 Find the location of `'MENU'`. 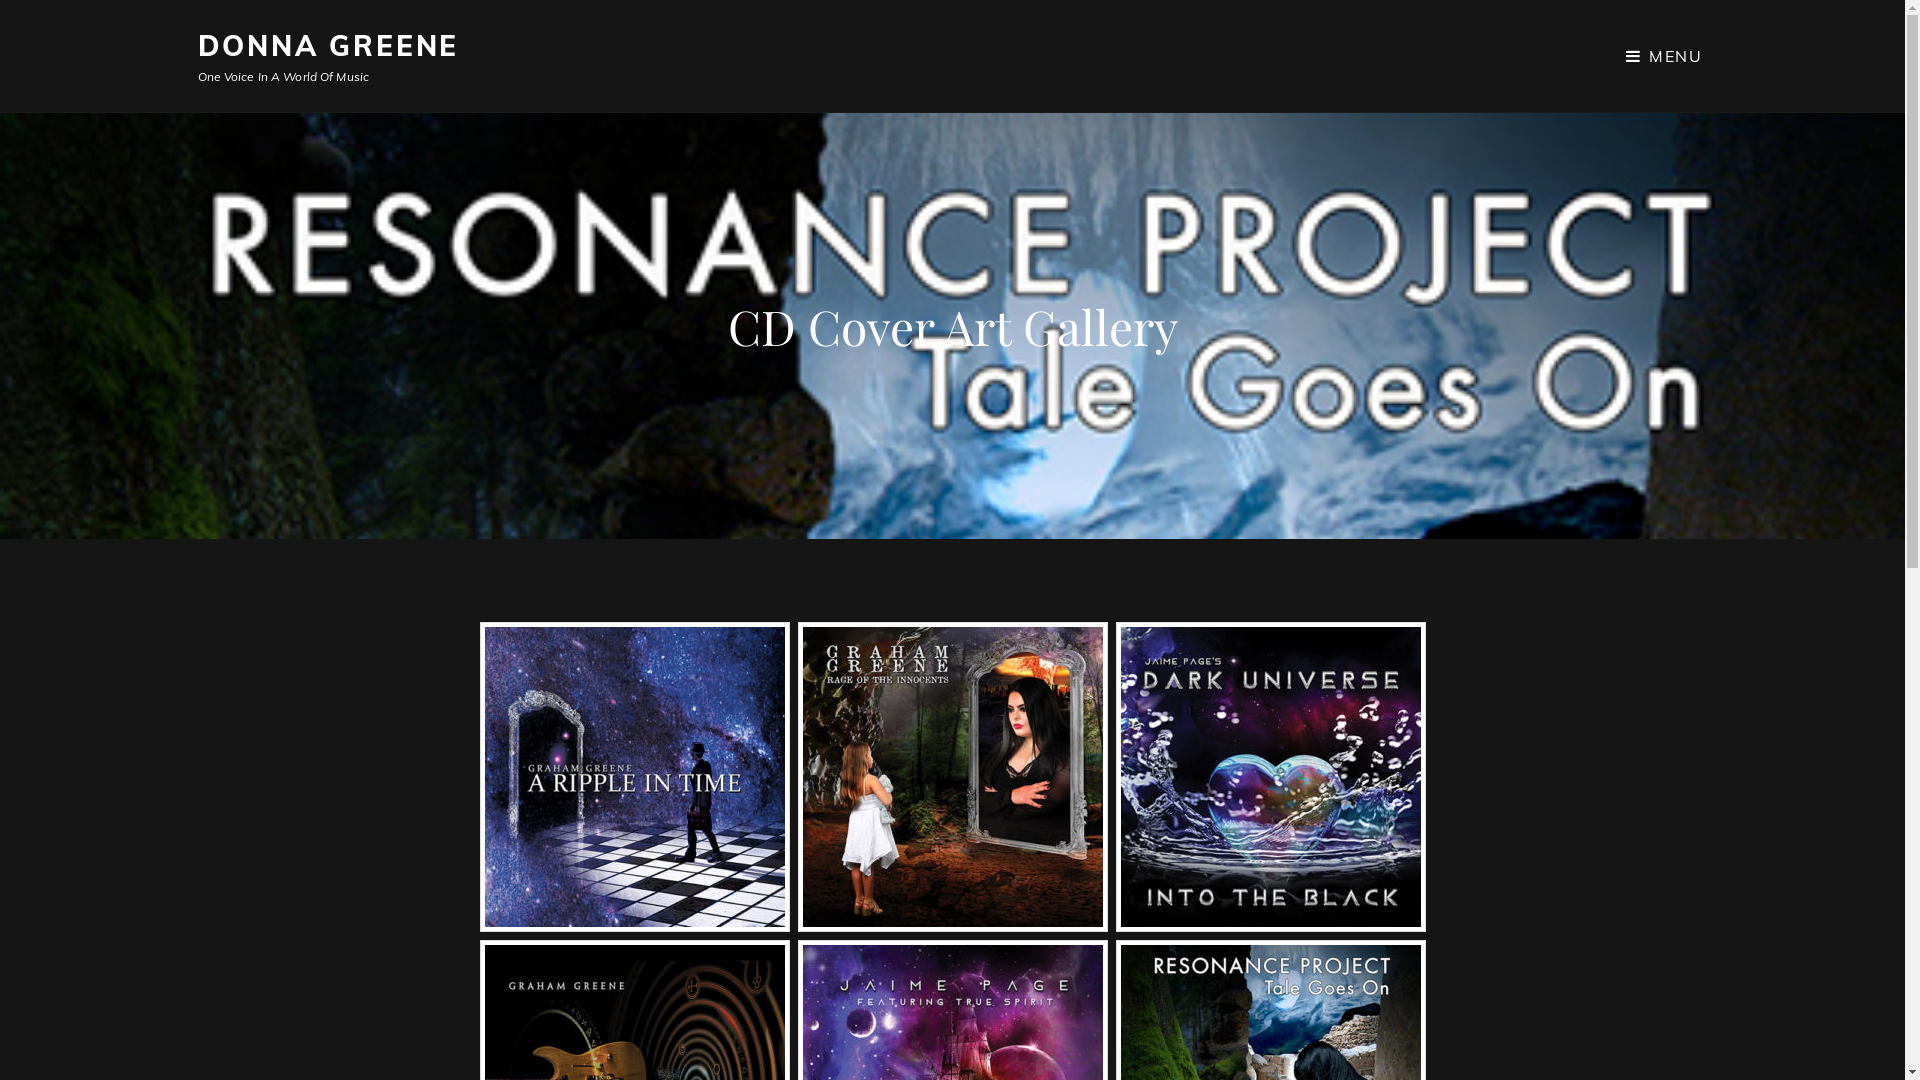

'MENU' is located at coordinates (1664, 55).